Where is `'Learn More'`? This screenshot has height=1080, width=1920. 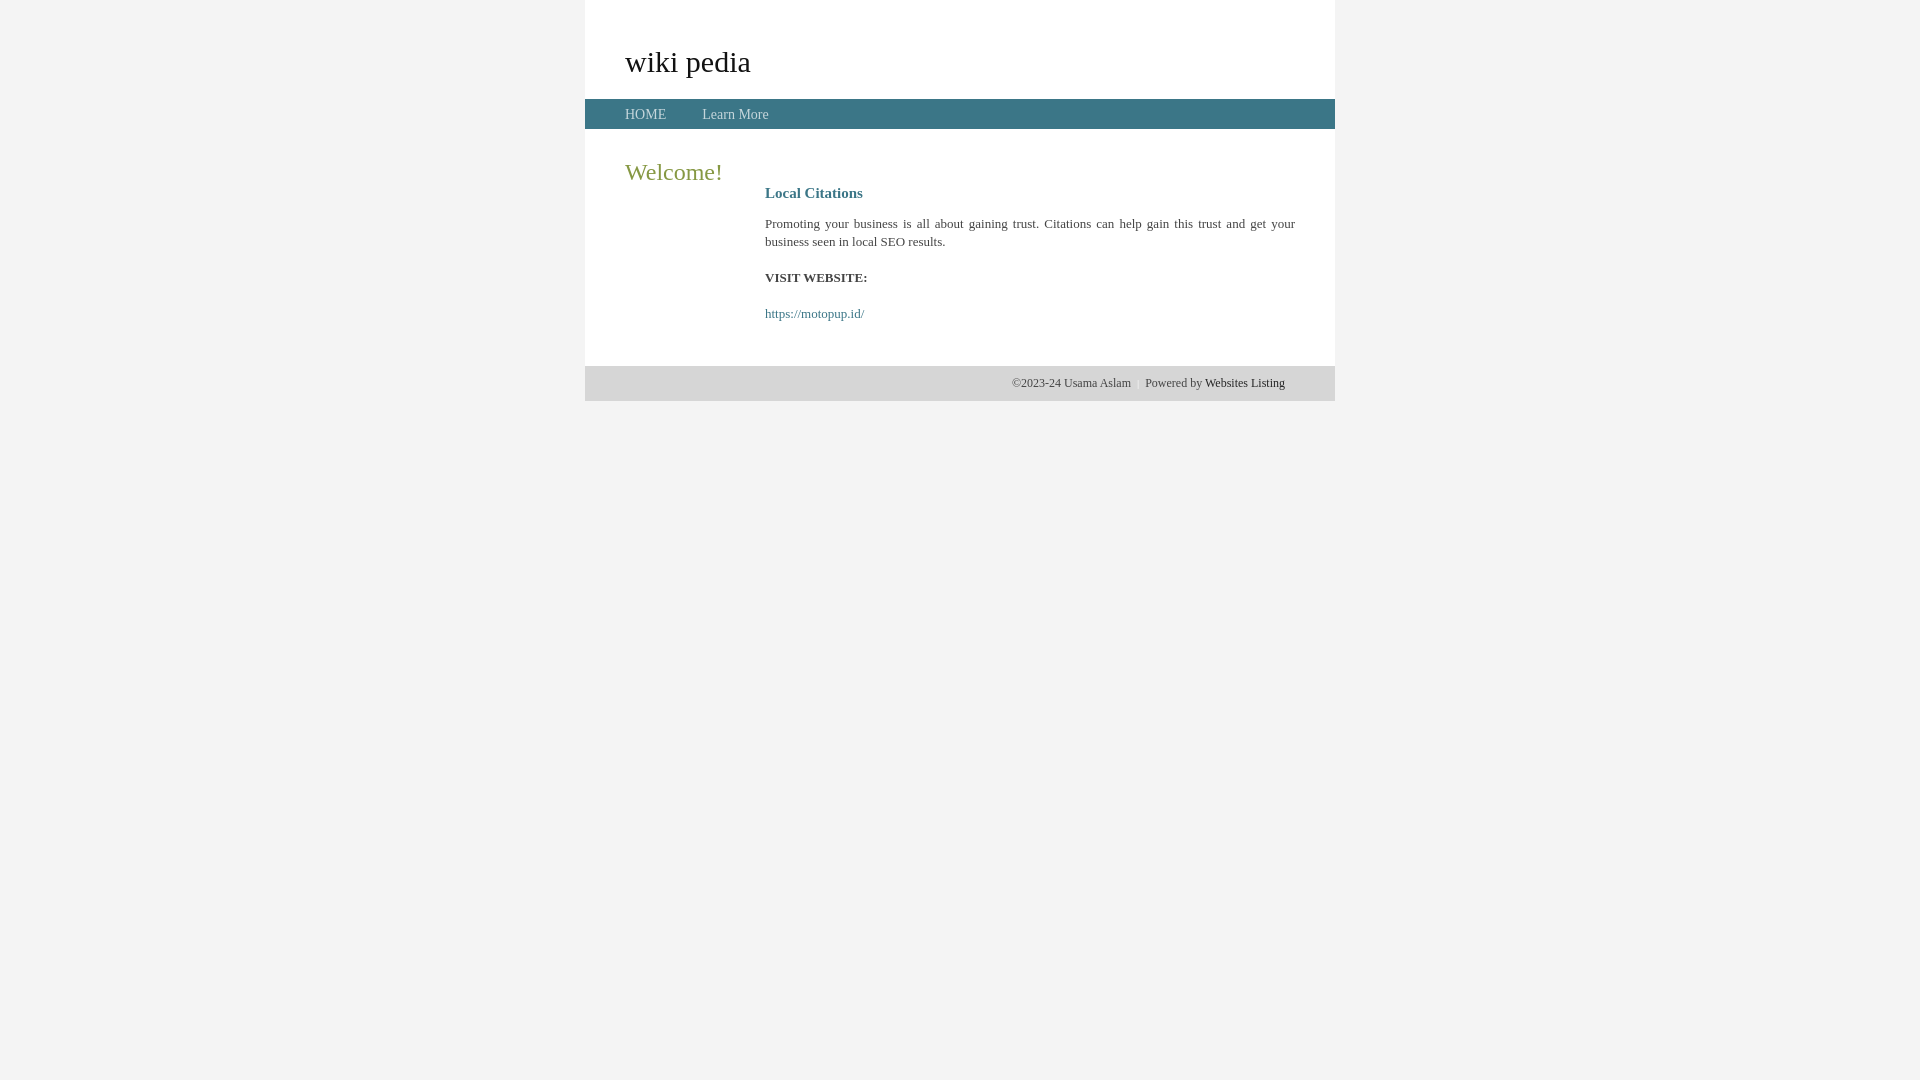
'Learn More' is located at coordinates (733, 114).